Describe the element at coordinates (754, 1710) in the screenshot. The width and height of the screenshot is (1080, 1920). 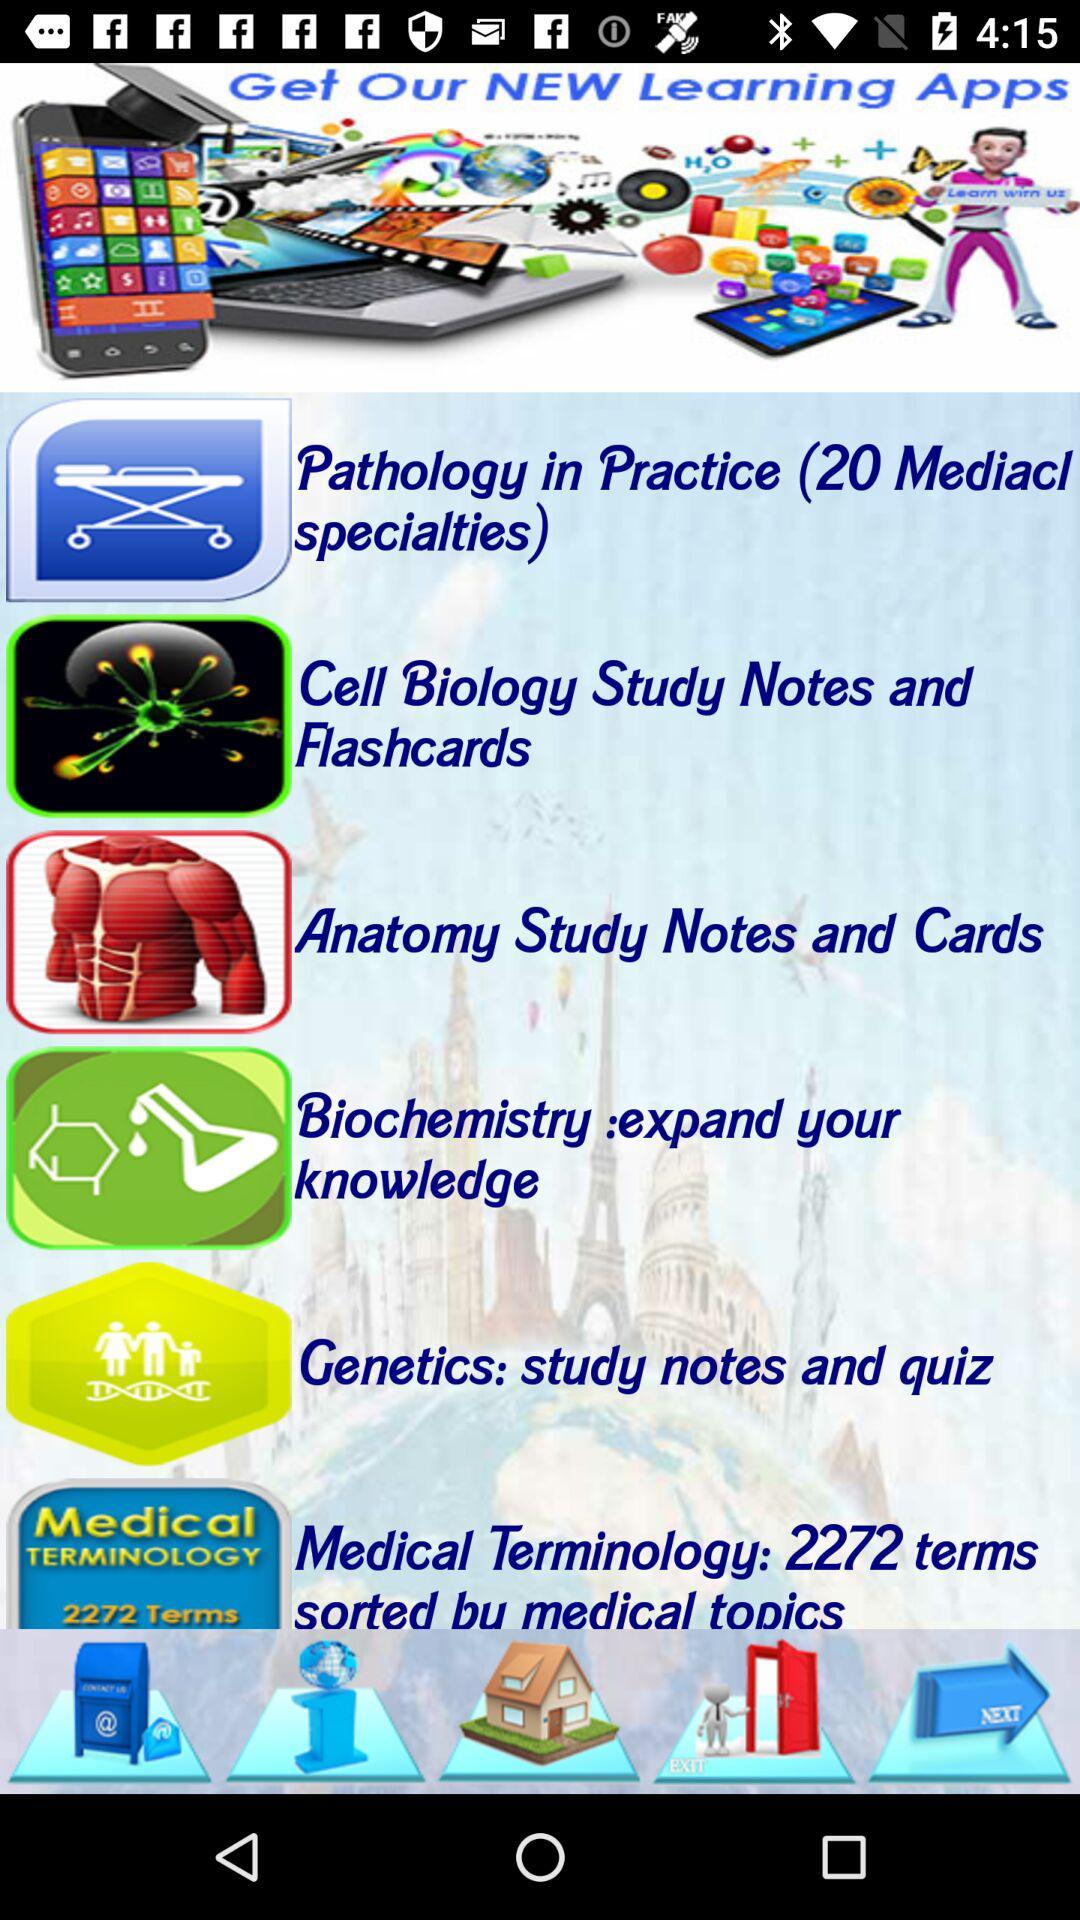
I see `open more study notes` at that location.